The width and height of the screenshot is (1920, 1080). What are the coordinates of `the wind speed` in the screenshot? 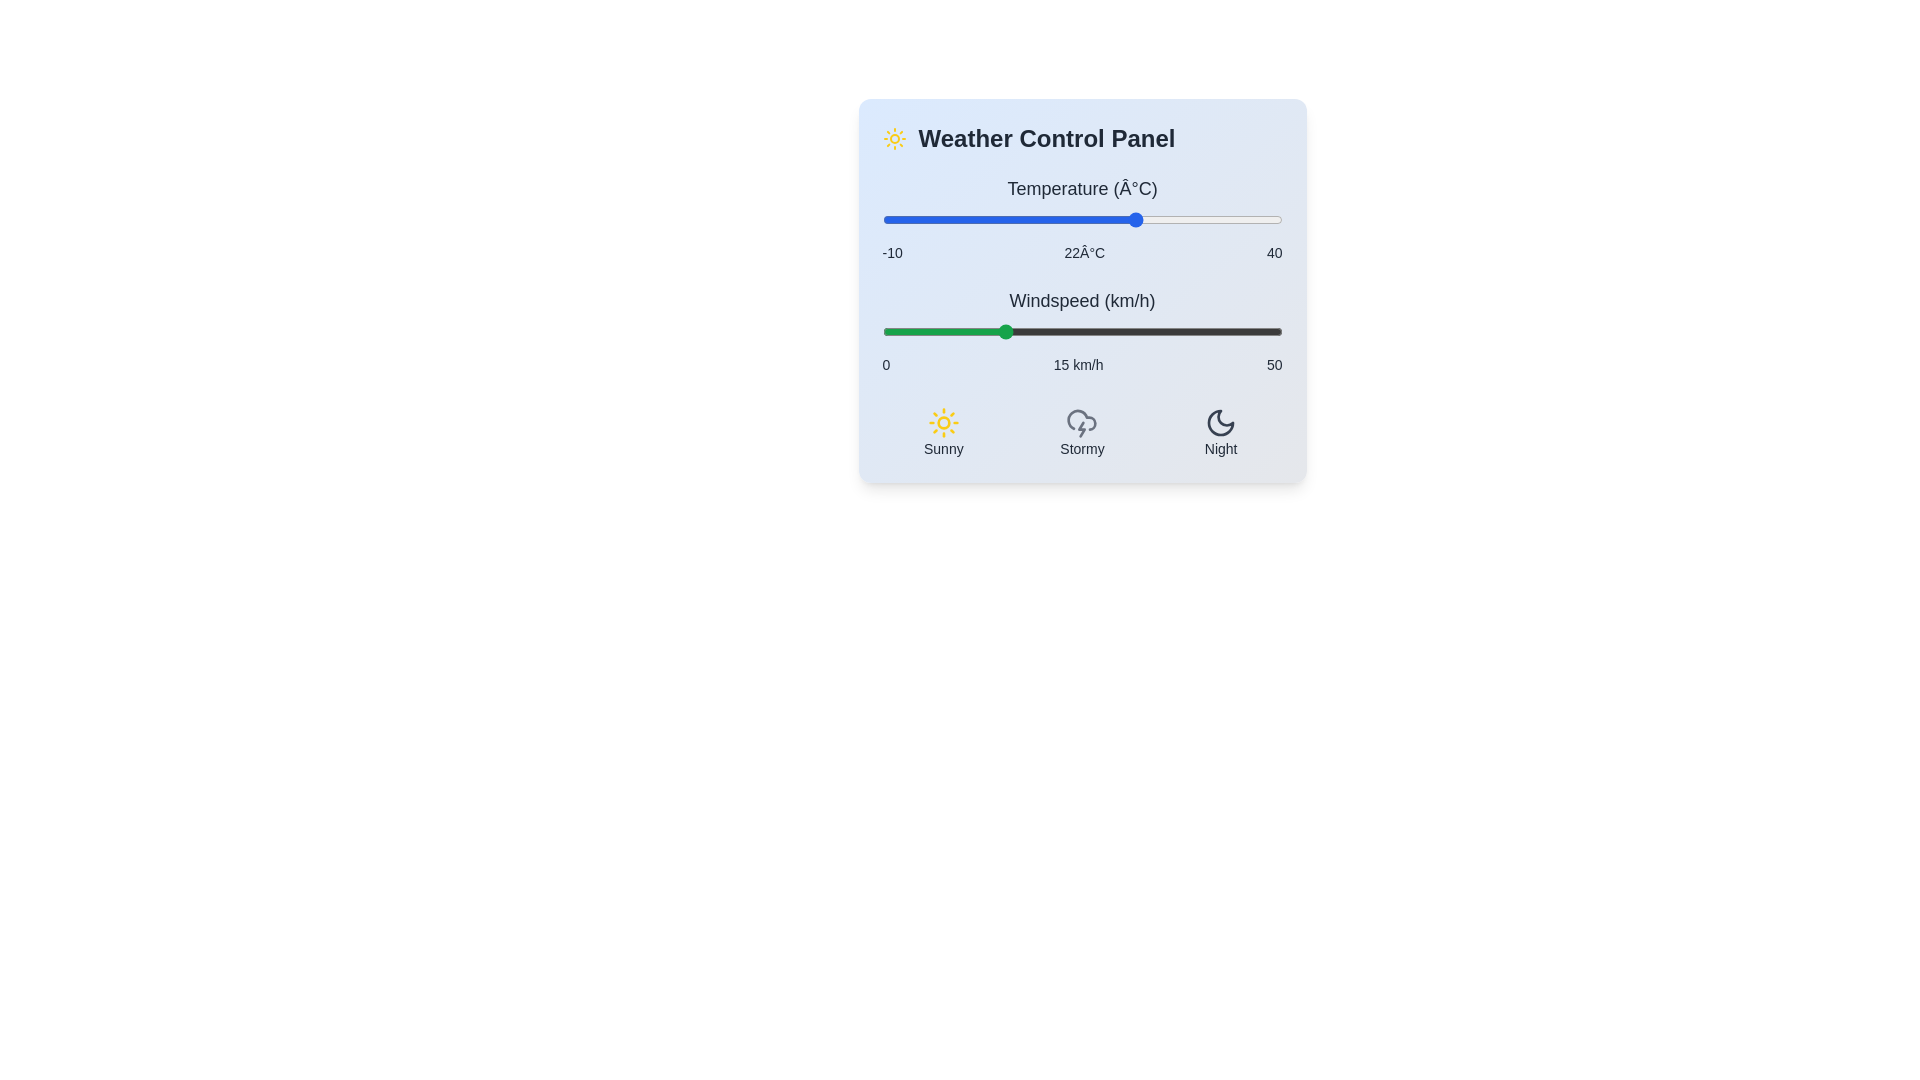 It's located at (978, 330).